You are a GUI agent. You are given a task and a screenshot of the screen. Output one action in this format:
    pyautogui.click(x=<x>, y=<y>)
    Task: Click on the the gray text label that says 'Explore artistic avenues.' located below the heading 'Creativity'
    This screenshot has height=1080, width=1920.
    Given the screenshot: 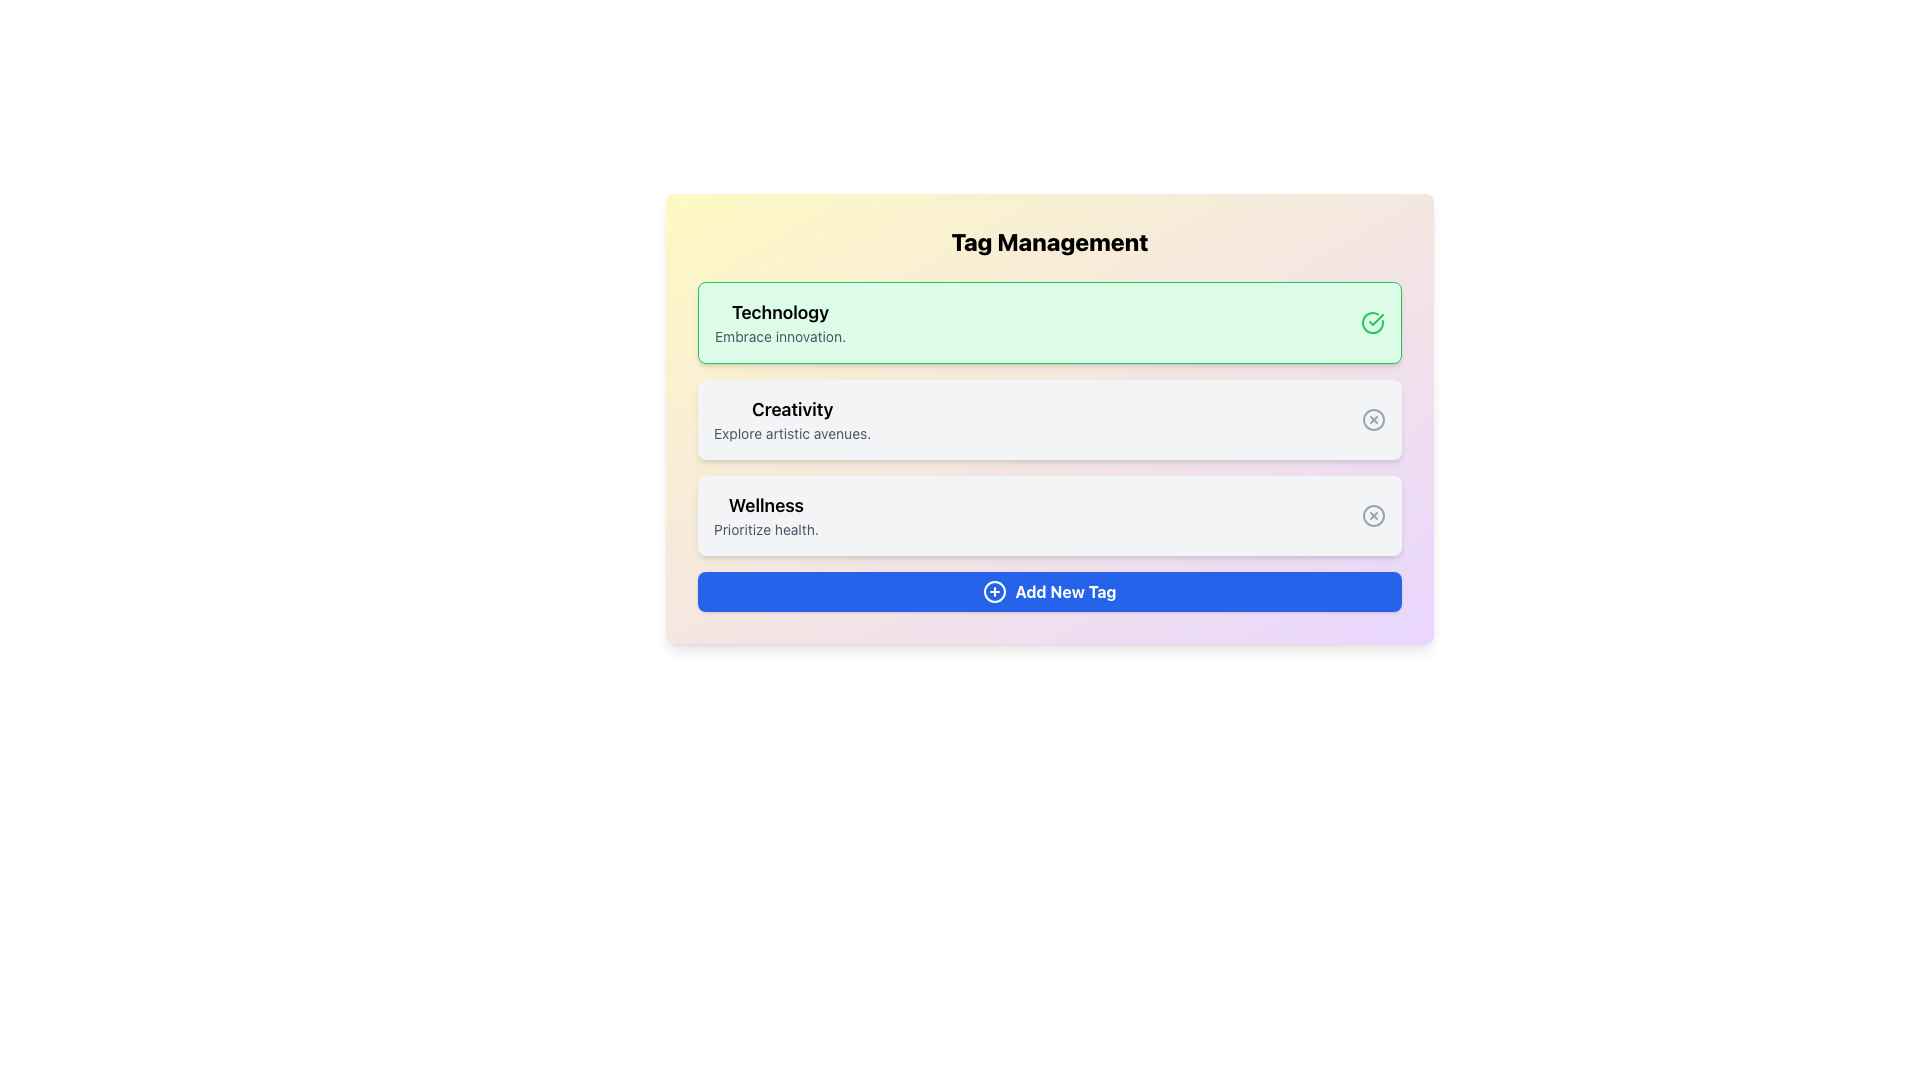 What is the action you would take?
    pyautogui.click(x=791, y=433)
    